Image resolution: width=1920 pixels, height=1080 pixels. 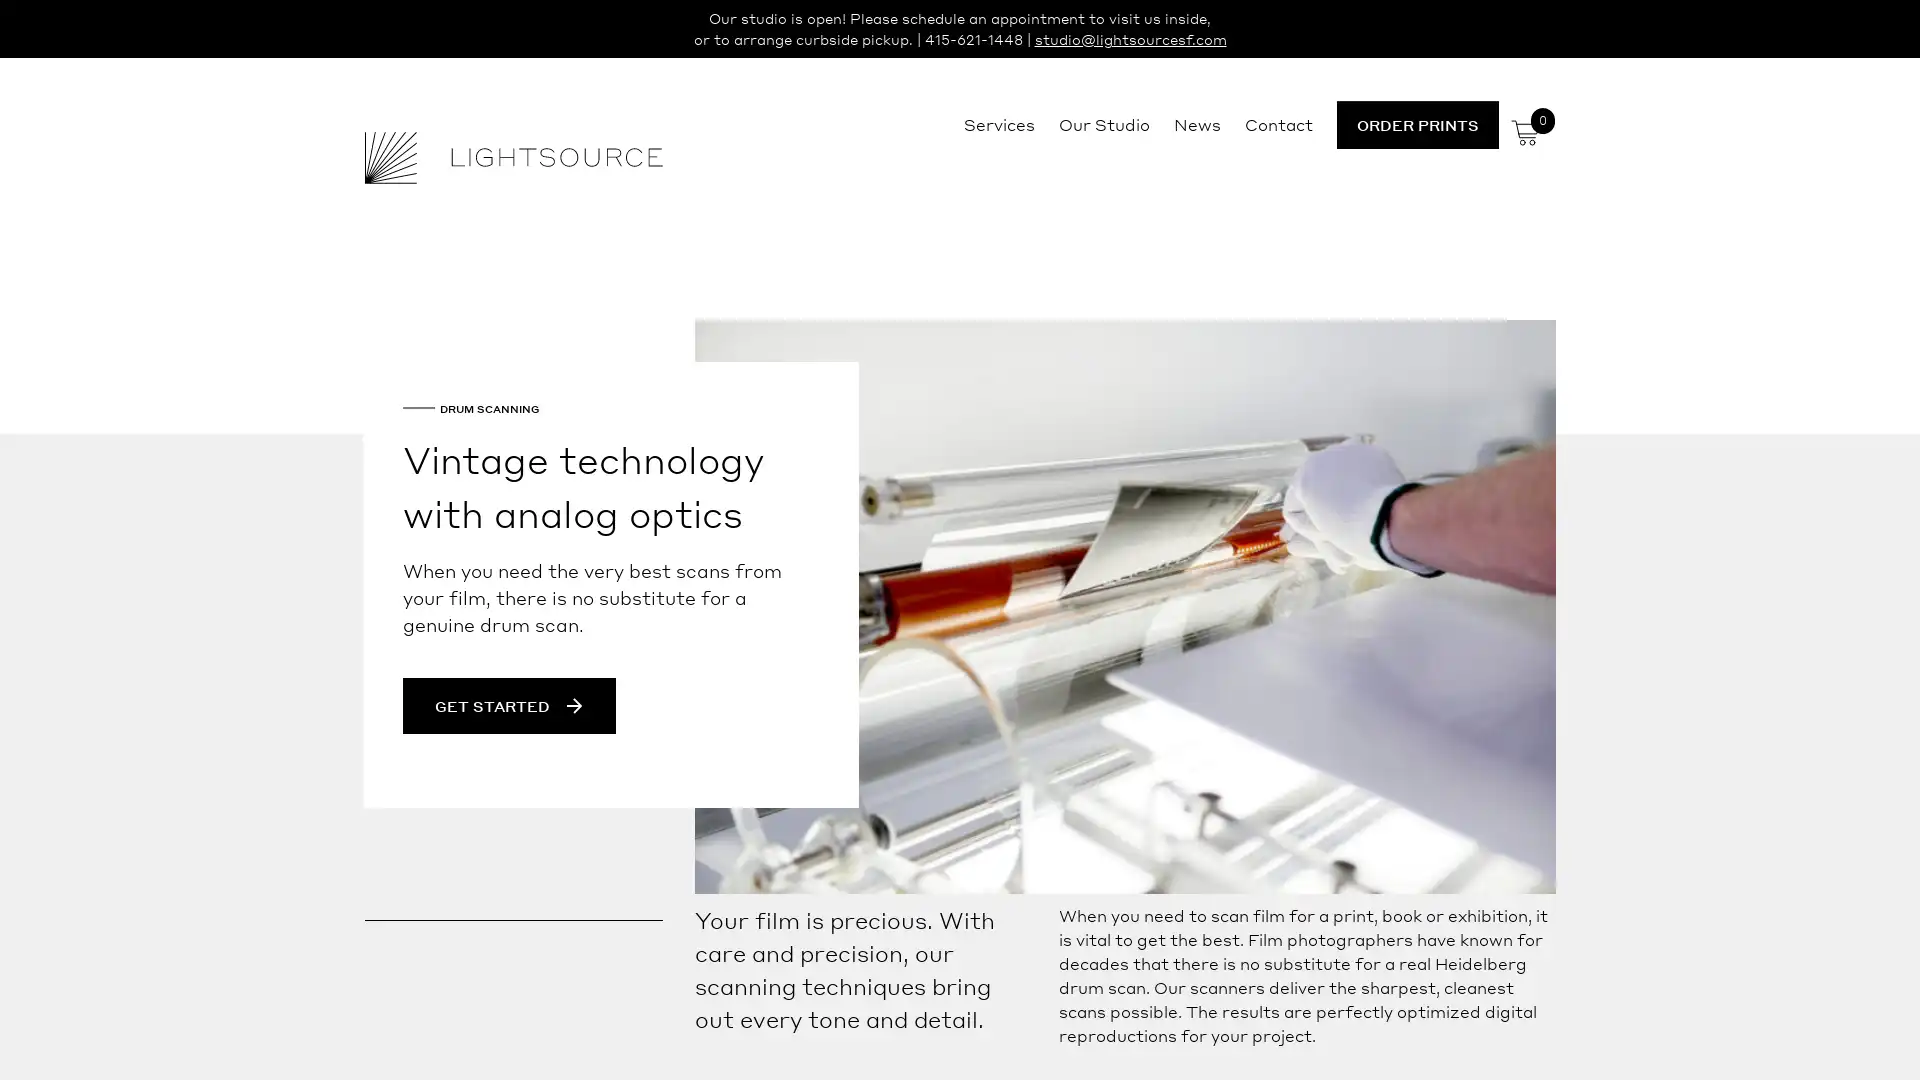 What do you see at coordinates (1147, 696) in the screenshot?
I see `Sign up` at bounding box center [1147, 696].